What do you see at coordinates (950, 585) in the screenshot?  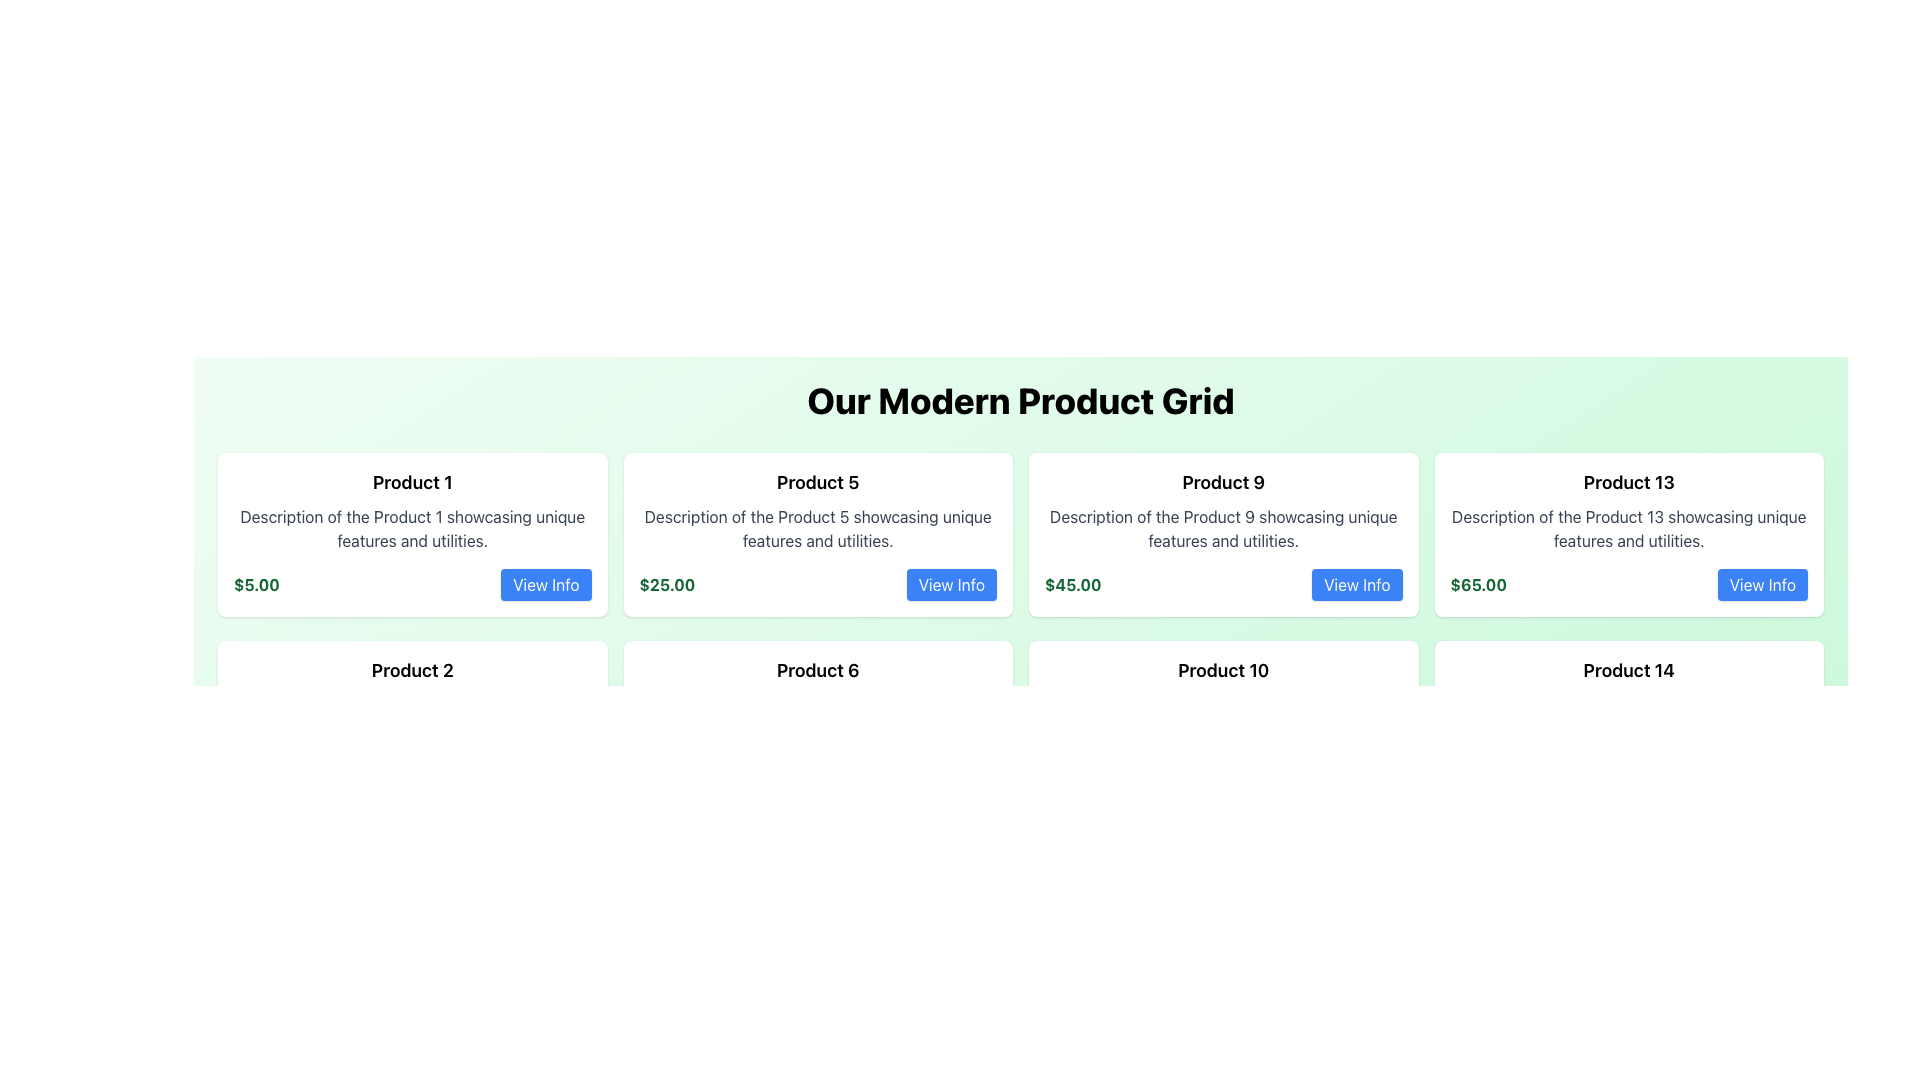 I see `the 'View Info' button located at the bottom right corner of the 'Product 5' card to change its color` at bounding box center [950, 585].